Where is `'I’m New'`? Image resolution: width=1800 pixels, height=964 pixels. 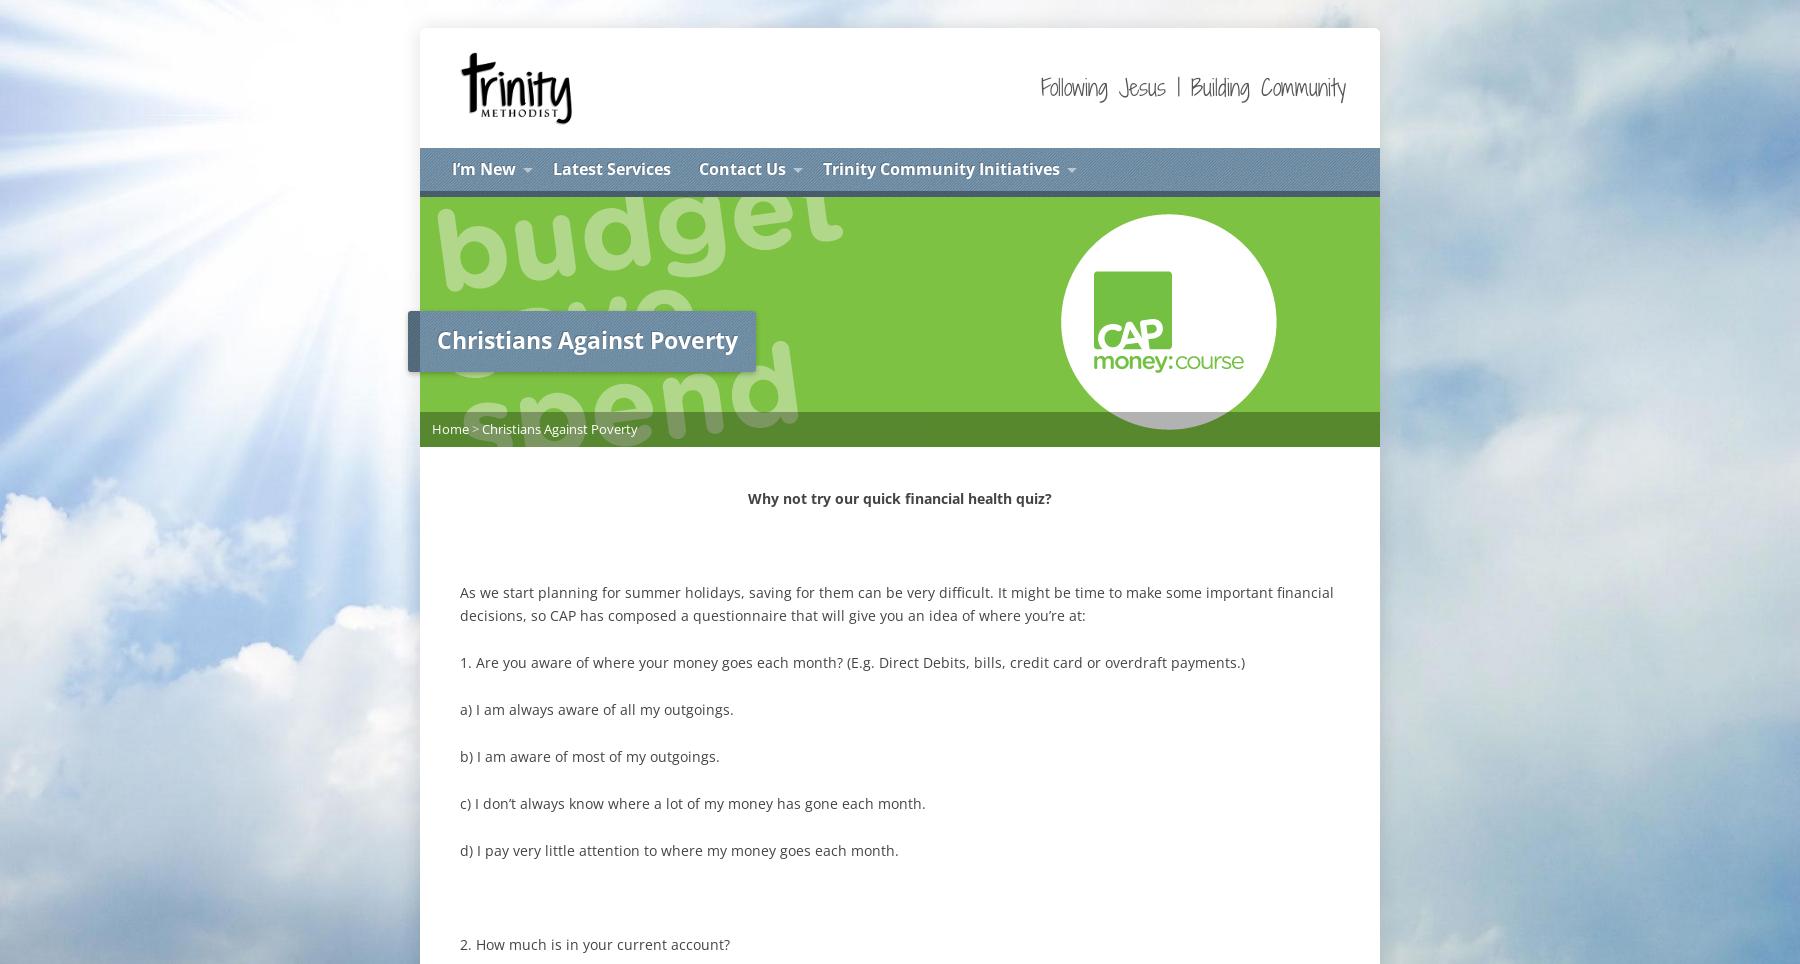
'I’m New' is located at coordinates (483, 167).